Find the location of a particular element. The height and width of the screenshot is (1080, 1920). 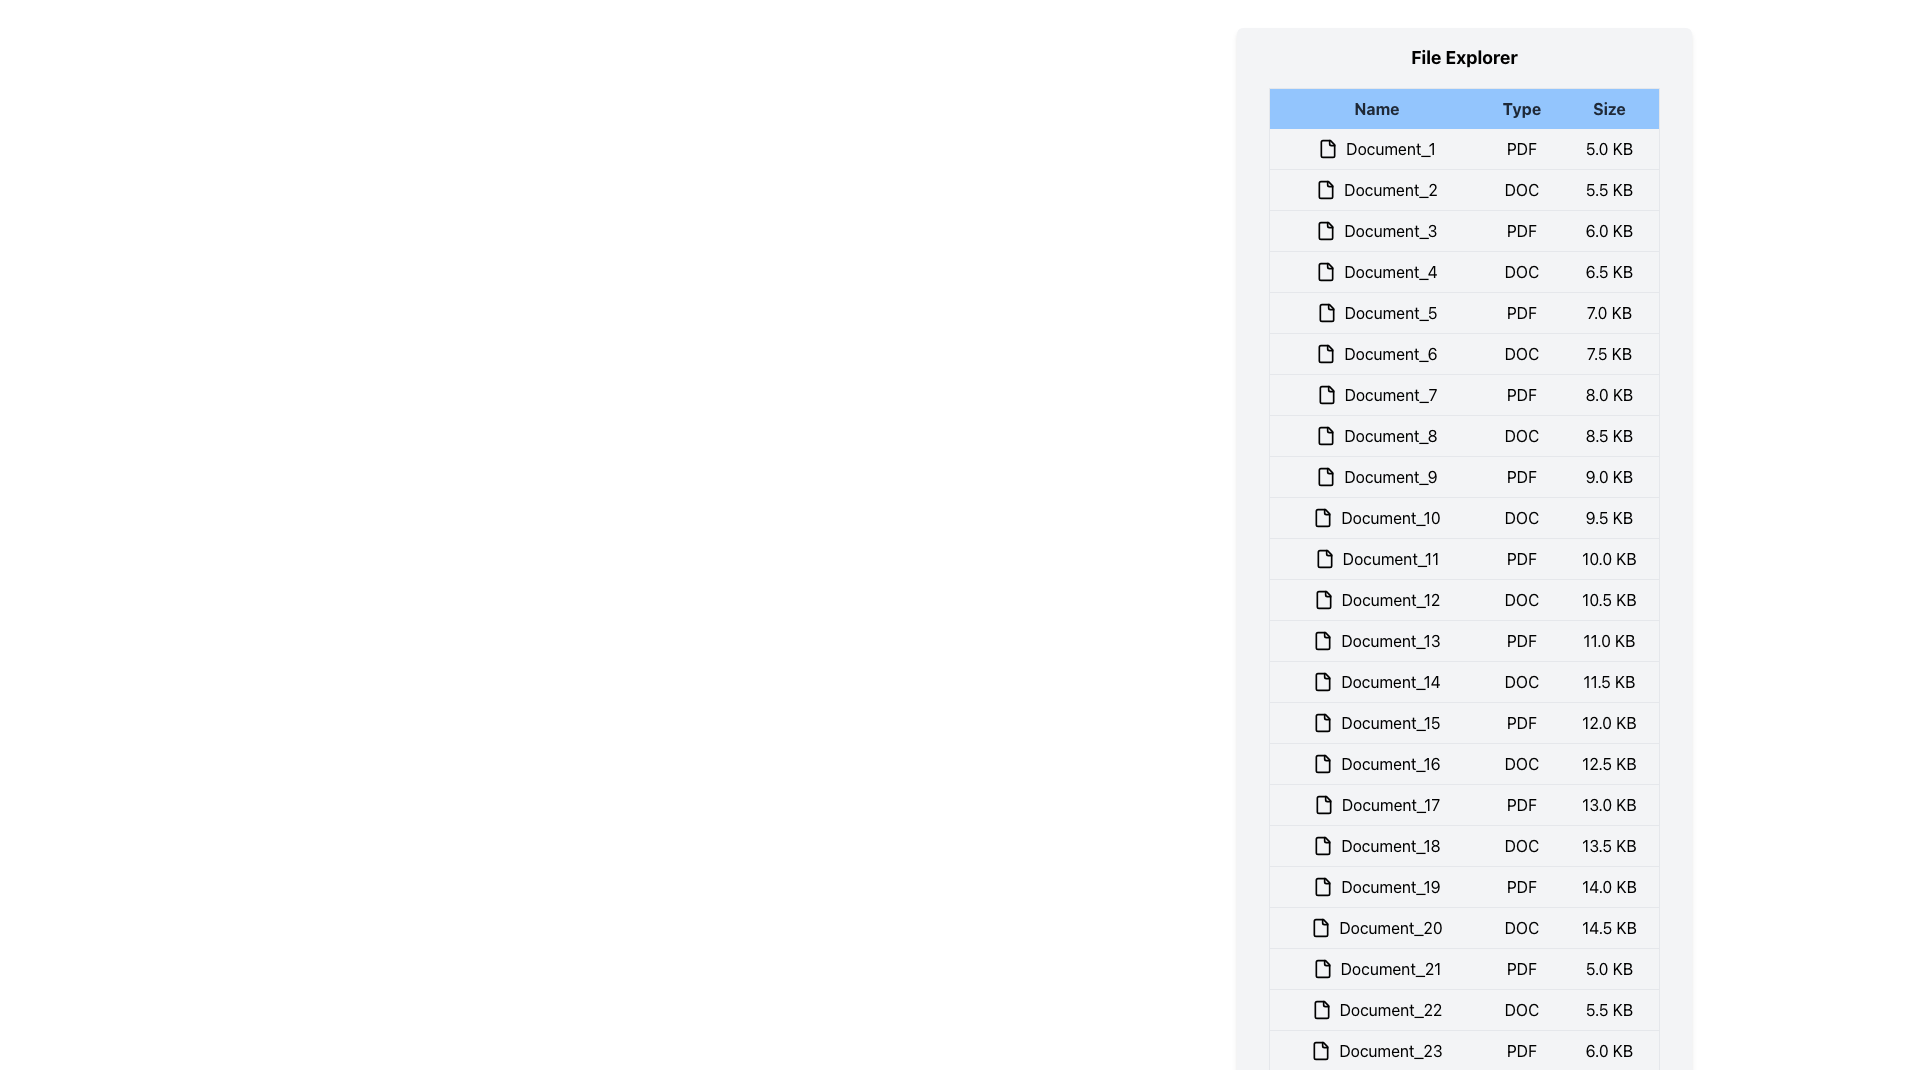

the third row of the file explorer, which displays the file name 'Document_3', file type 'PDF', and file size '6.0 KB', to see file options is located at coordinates (1464, 230).